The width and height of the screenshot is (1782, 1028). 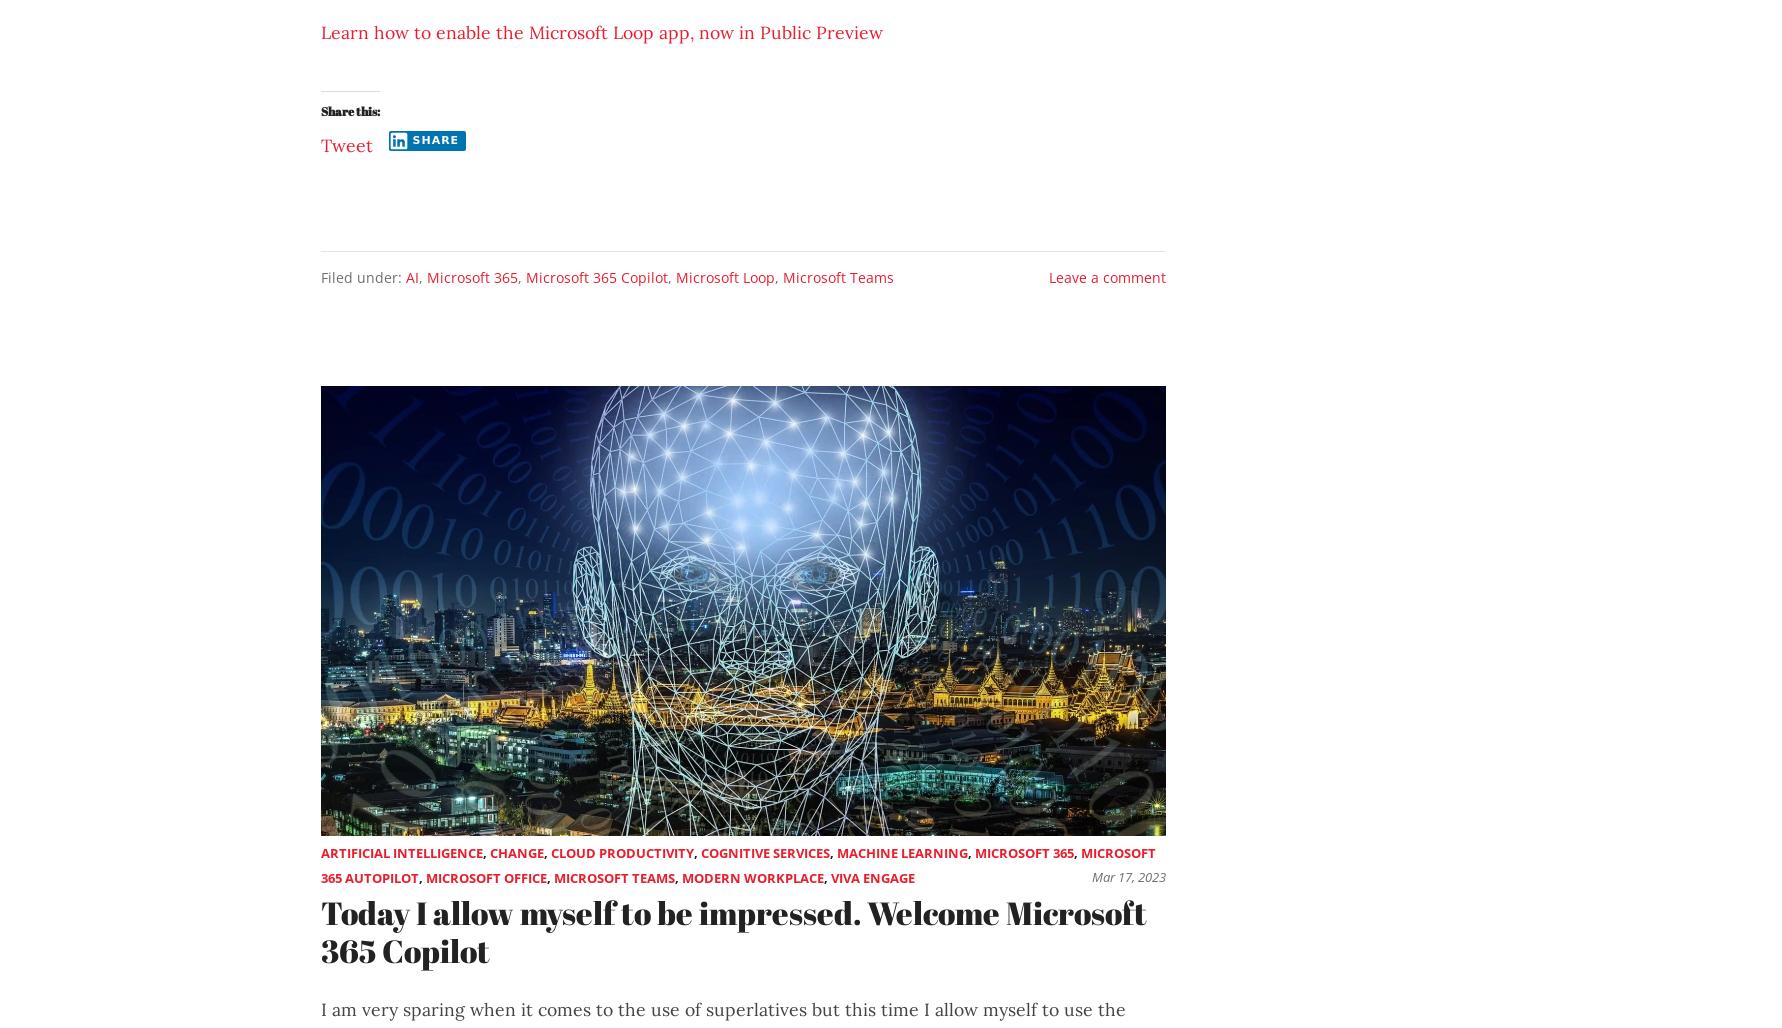 What do you see at coordinates (836, 851) in the screenshot?
I see `'Machine Learning'` at bounding box center [836, 851].